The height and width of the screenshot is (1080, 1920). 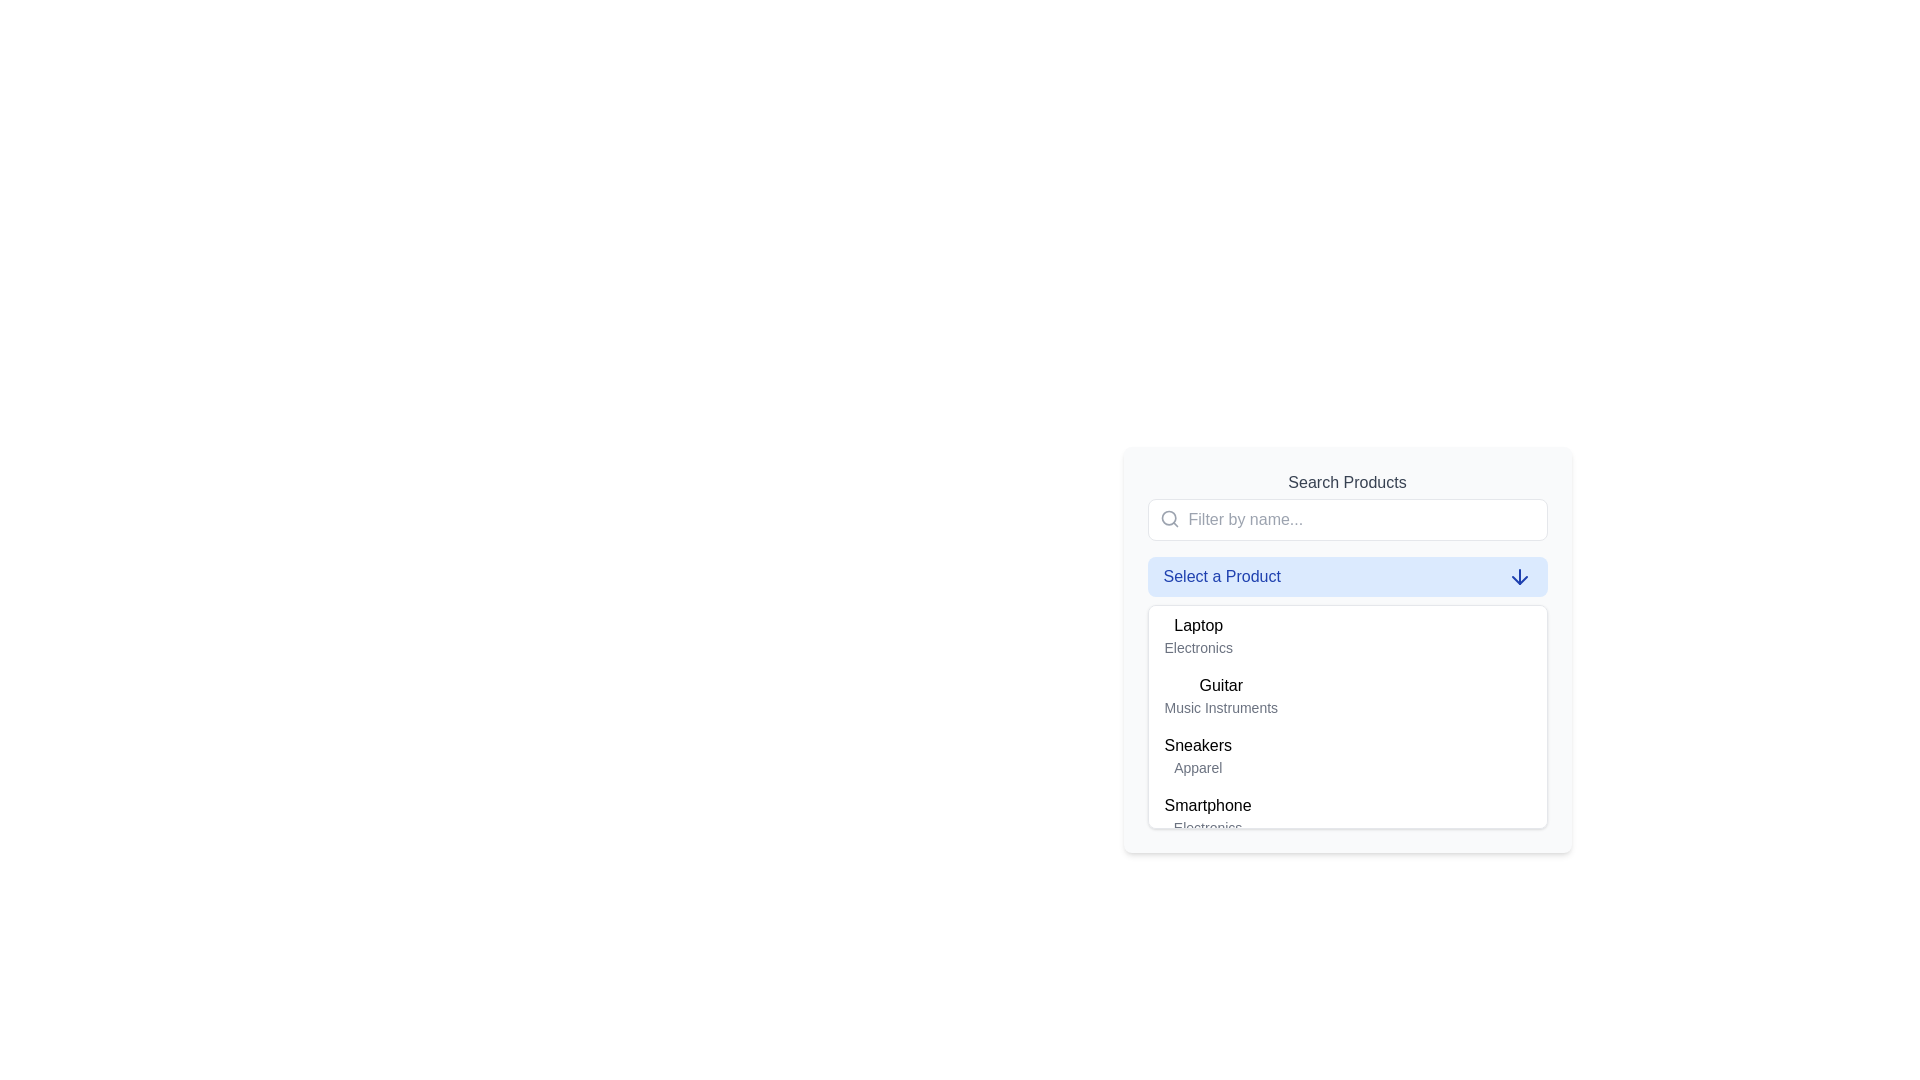 I want to click on the 'Search Products' text label, which is a medium-sized, bold, gray-colored label positioned above the search input box, so click(x=1347, y=482).